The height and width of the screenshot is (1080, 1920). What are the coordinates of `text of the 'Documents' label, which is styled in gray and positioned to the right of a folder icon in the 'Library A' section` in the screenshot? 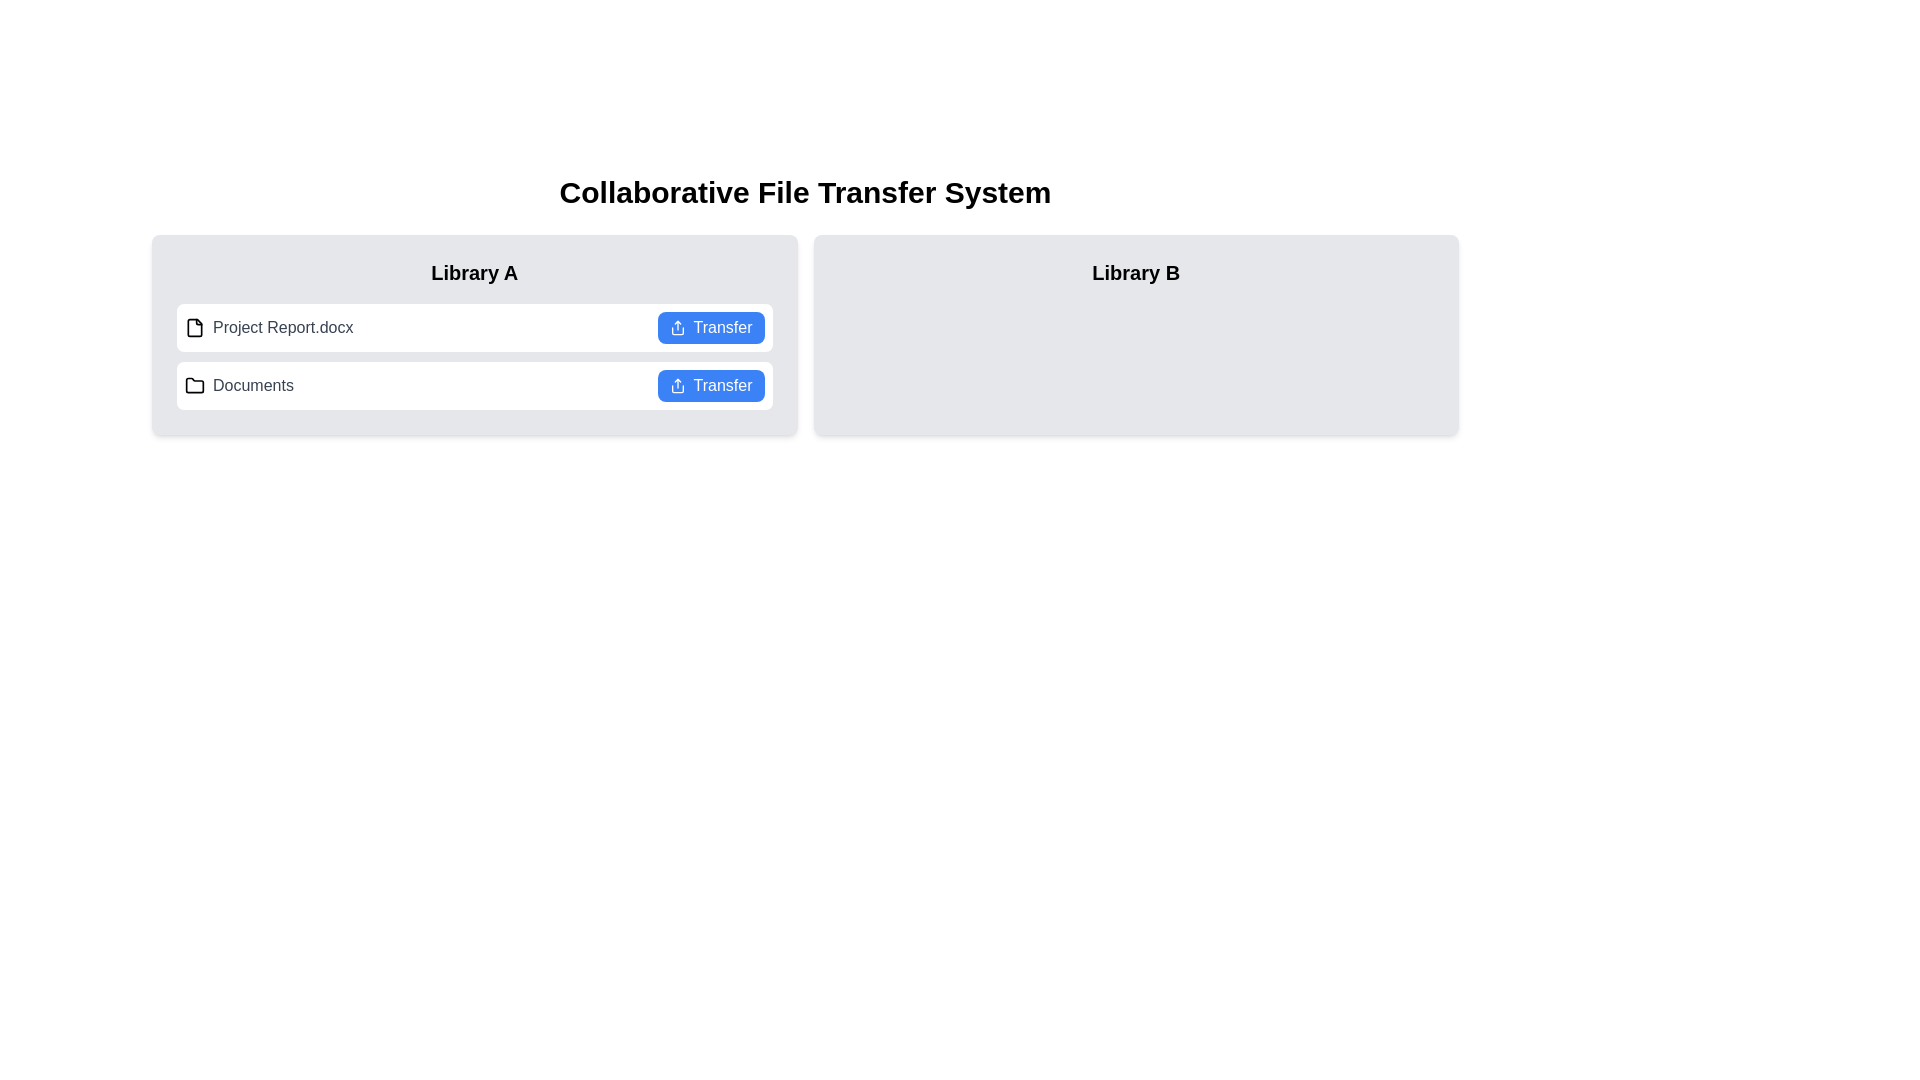 It's located at (252, 385).